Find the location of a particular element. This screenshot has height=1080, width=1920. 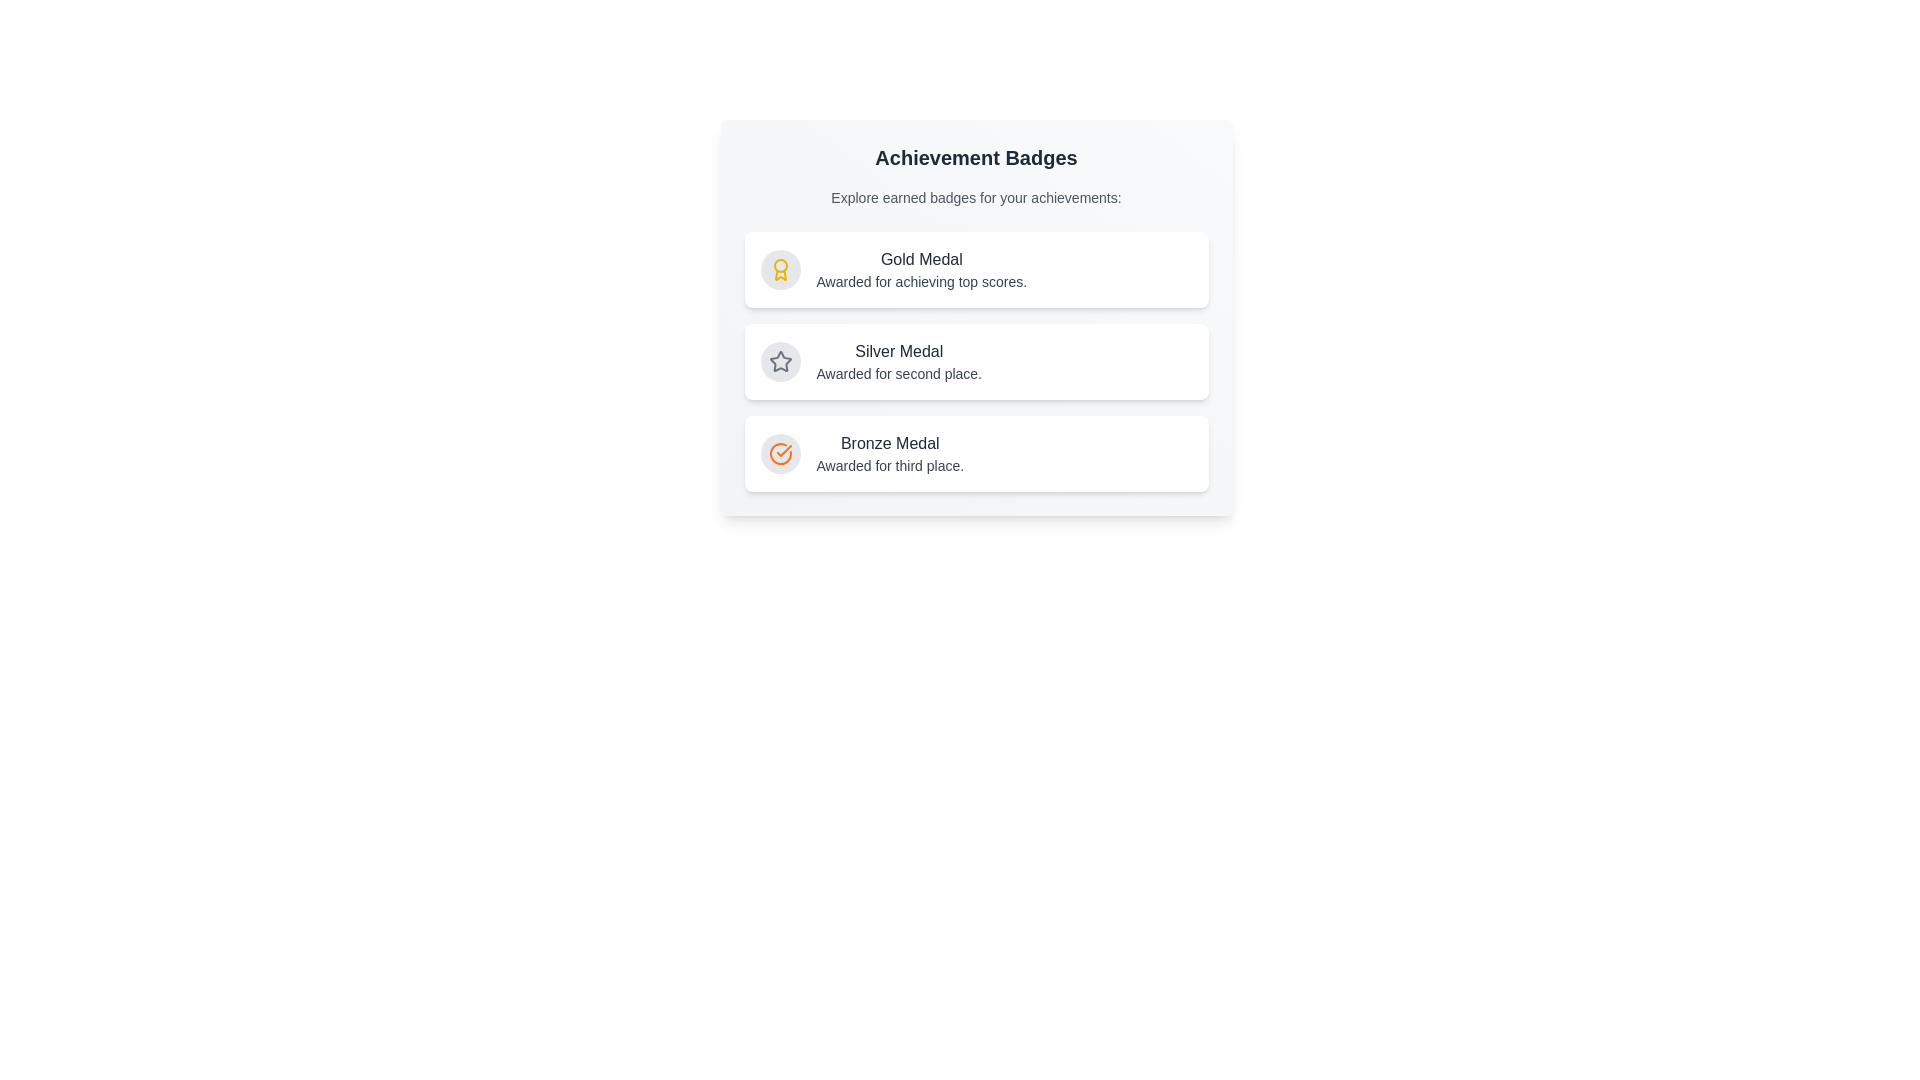

the static text label indicating the rank and significance of the 'Silver Medal' badge, positioned above the text 'Awarded for second place.' is located at coordinates (898, 350).